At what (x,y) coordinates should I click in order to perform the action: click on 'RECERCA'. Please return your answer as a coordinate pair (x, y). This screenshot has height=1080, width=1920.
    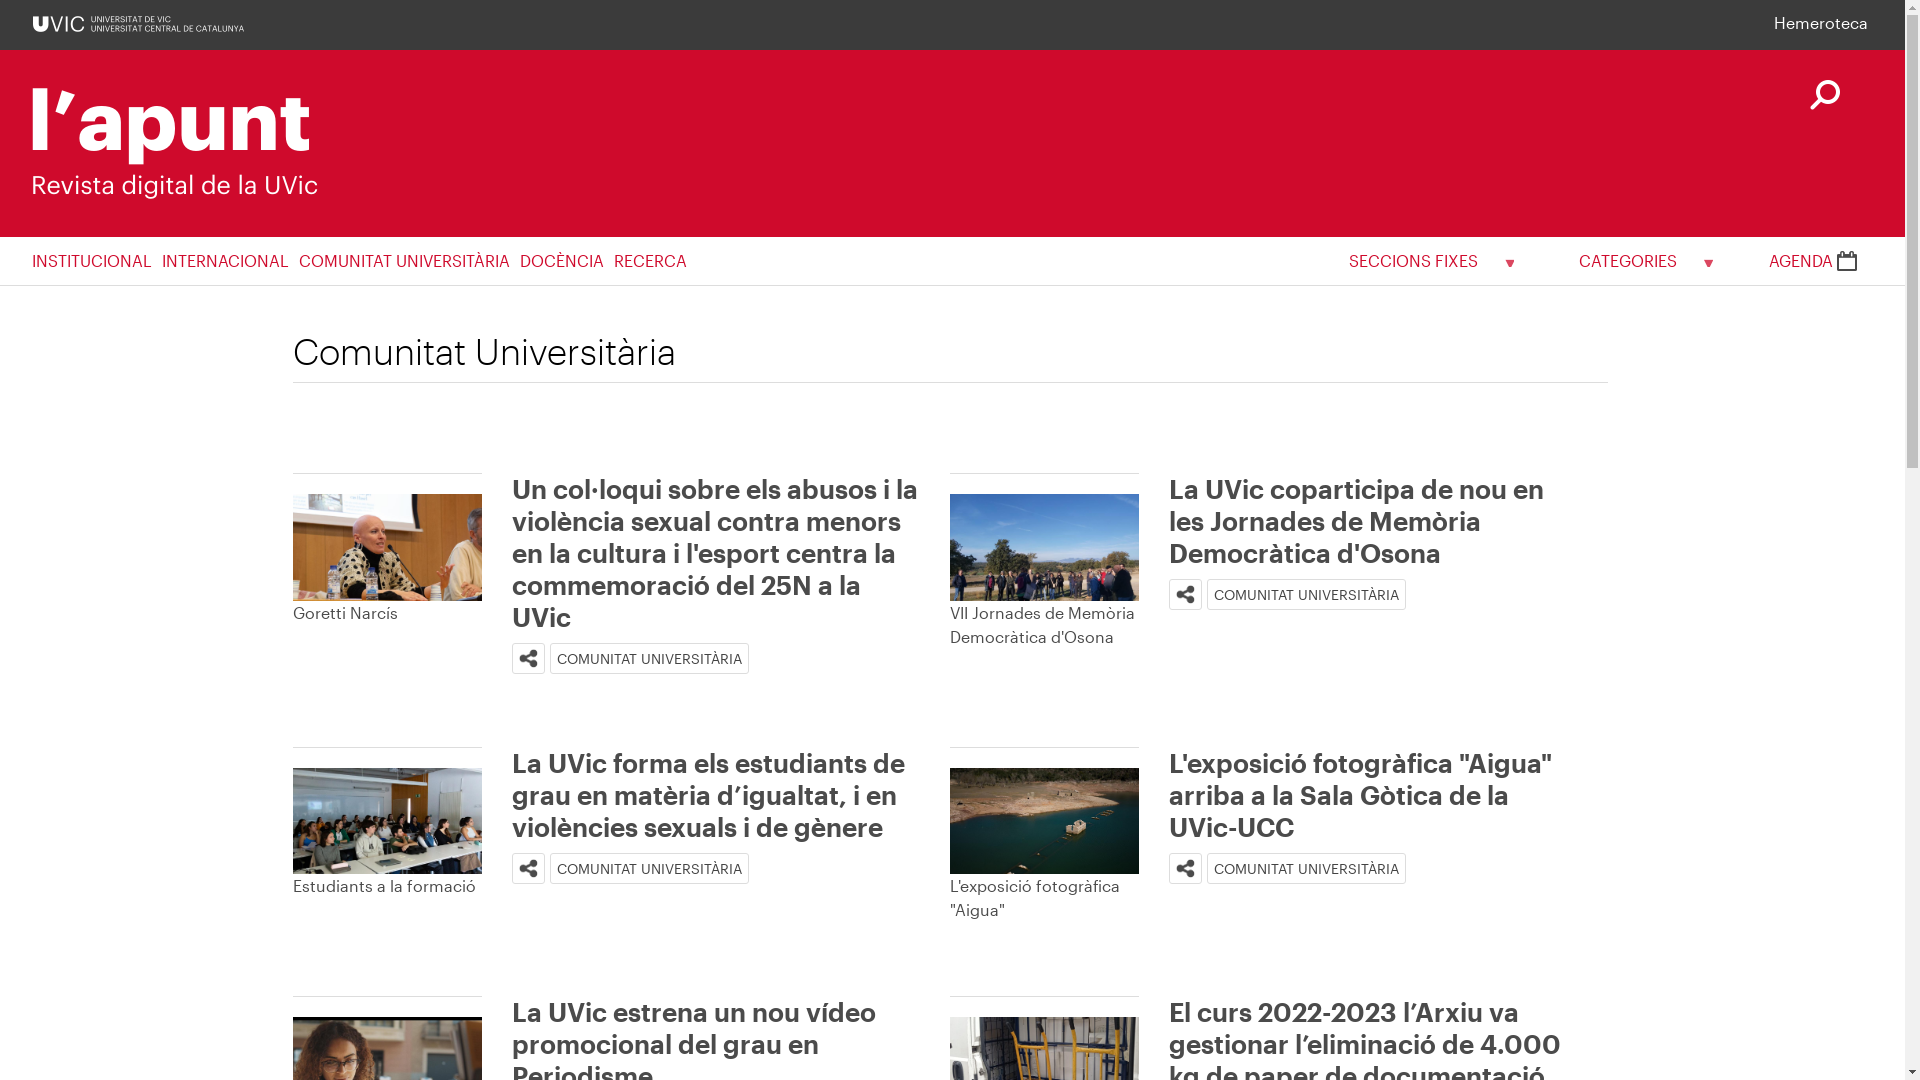
    Looking at the image, I should click on (655, 260).